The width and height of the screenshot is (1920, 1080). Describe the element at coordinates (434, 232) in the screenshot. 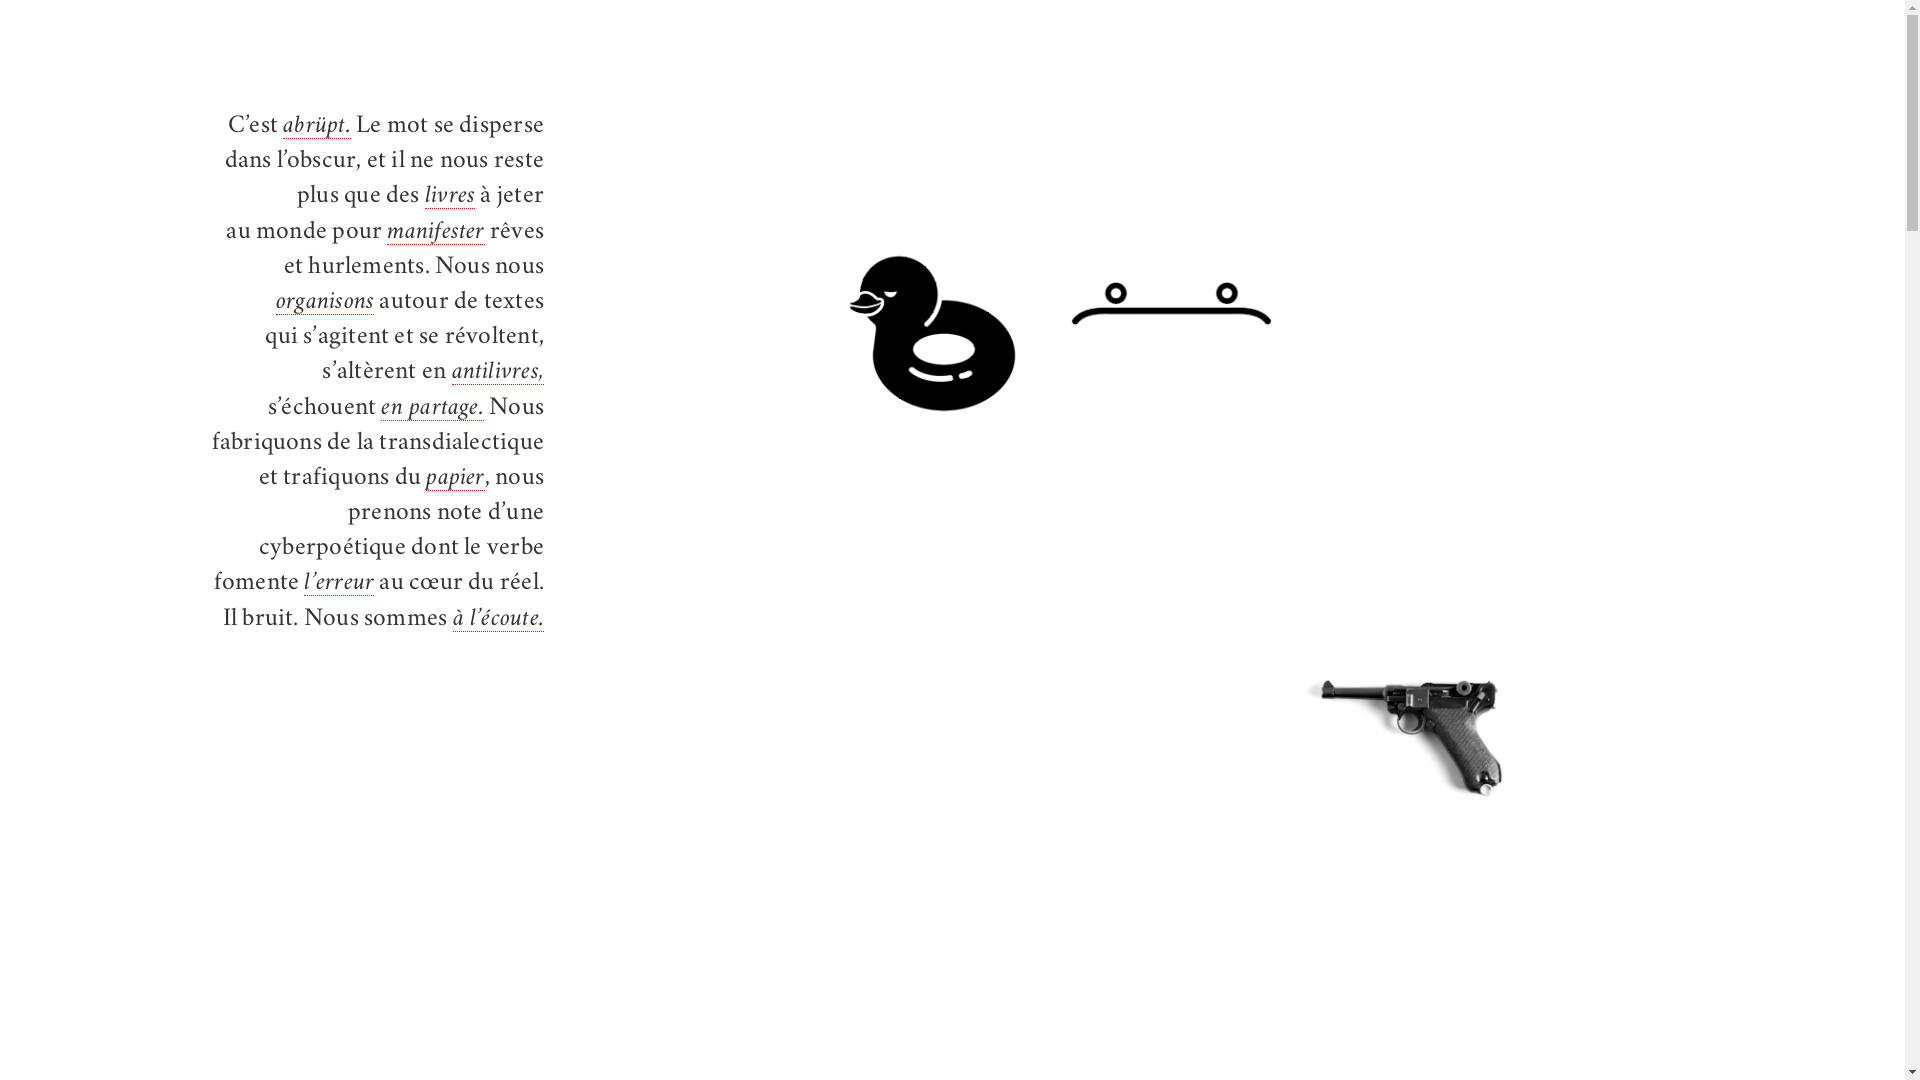

I see `'manifester'` at that location.